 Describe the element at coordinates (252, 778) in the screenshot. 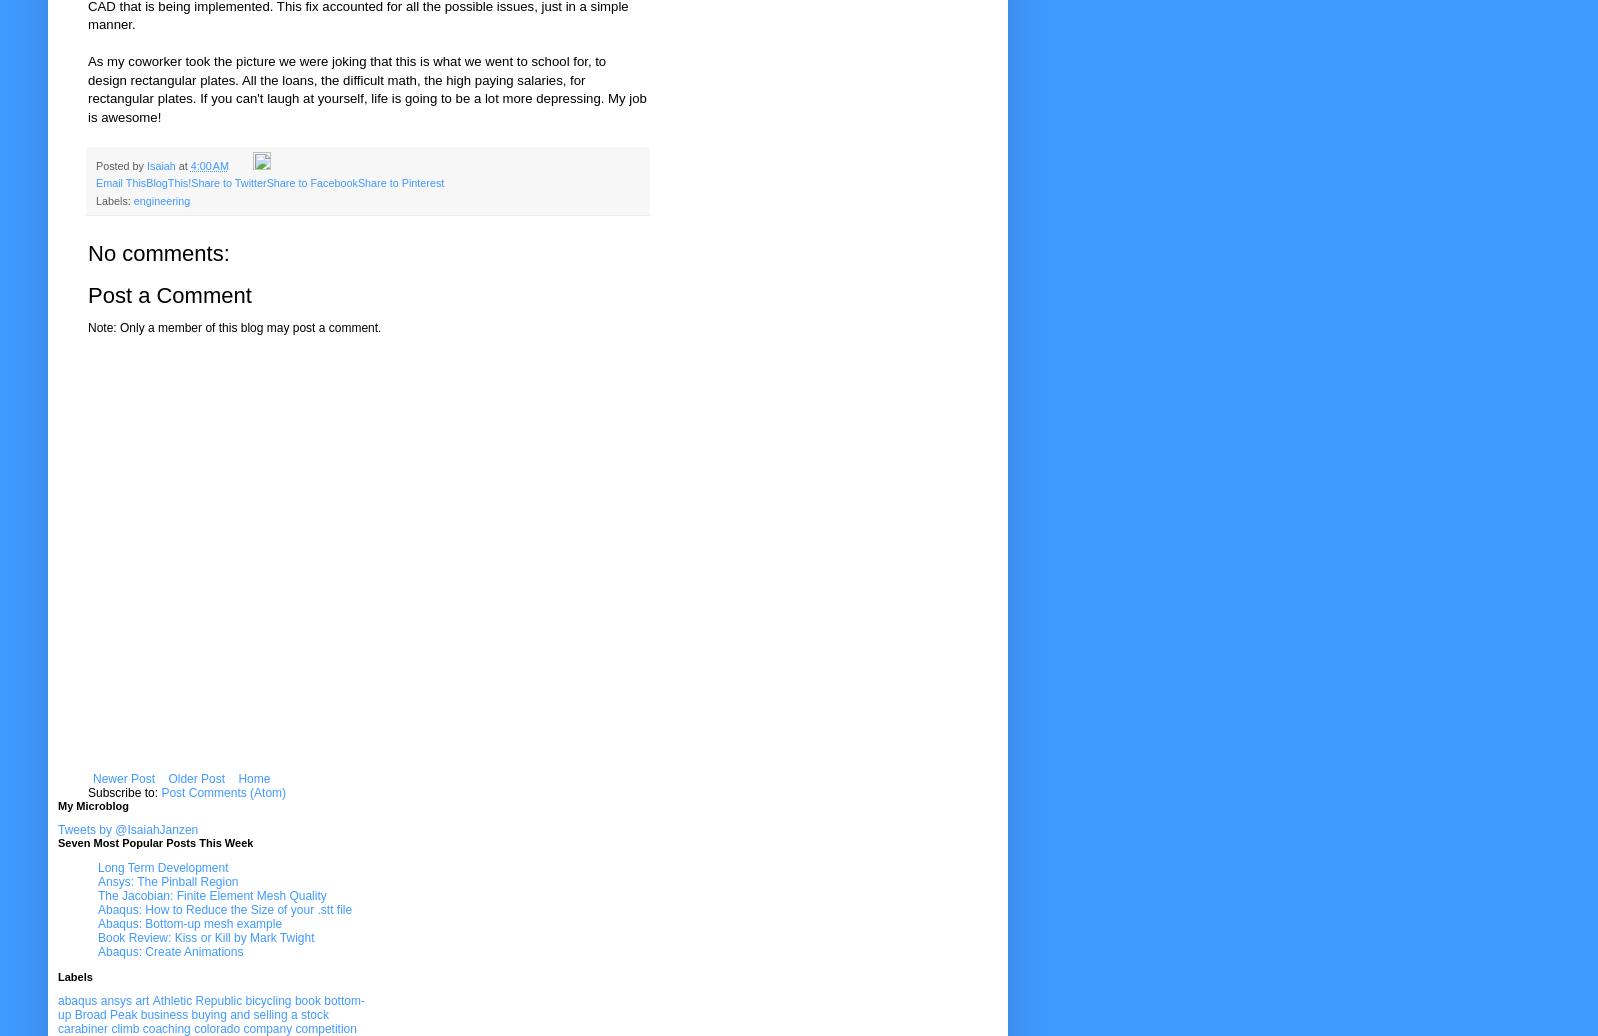

I see `'Home'` at that location.